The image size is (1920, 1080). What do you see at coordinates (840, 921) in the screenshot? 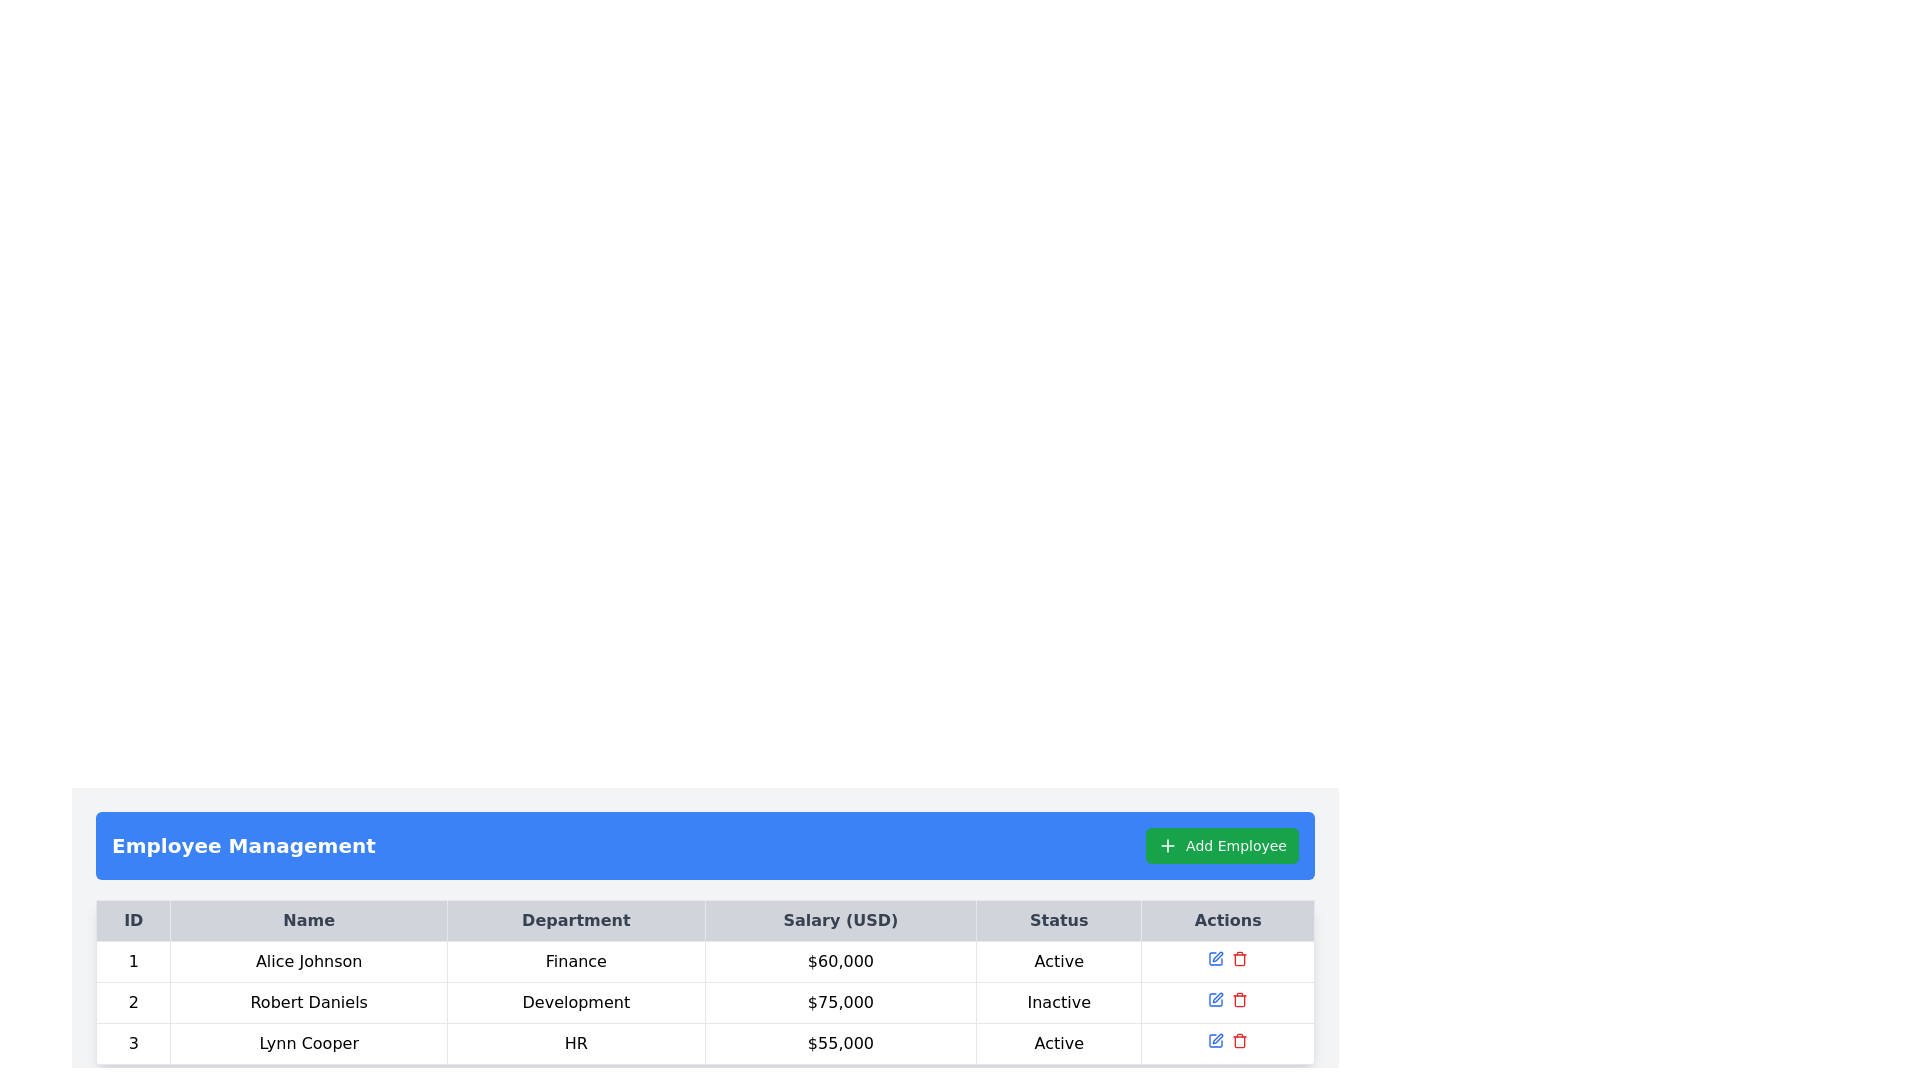
I see `the 'Salary (USD)' text label in the fourth column of the table header, which has a light gray background and centered black font` at bounding box center [840, 921].